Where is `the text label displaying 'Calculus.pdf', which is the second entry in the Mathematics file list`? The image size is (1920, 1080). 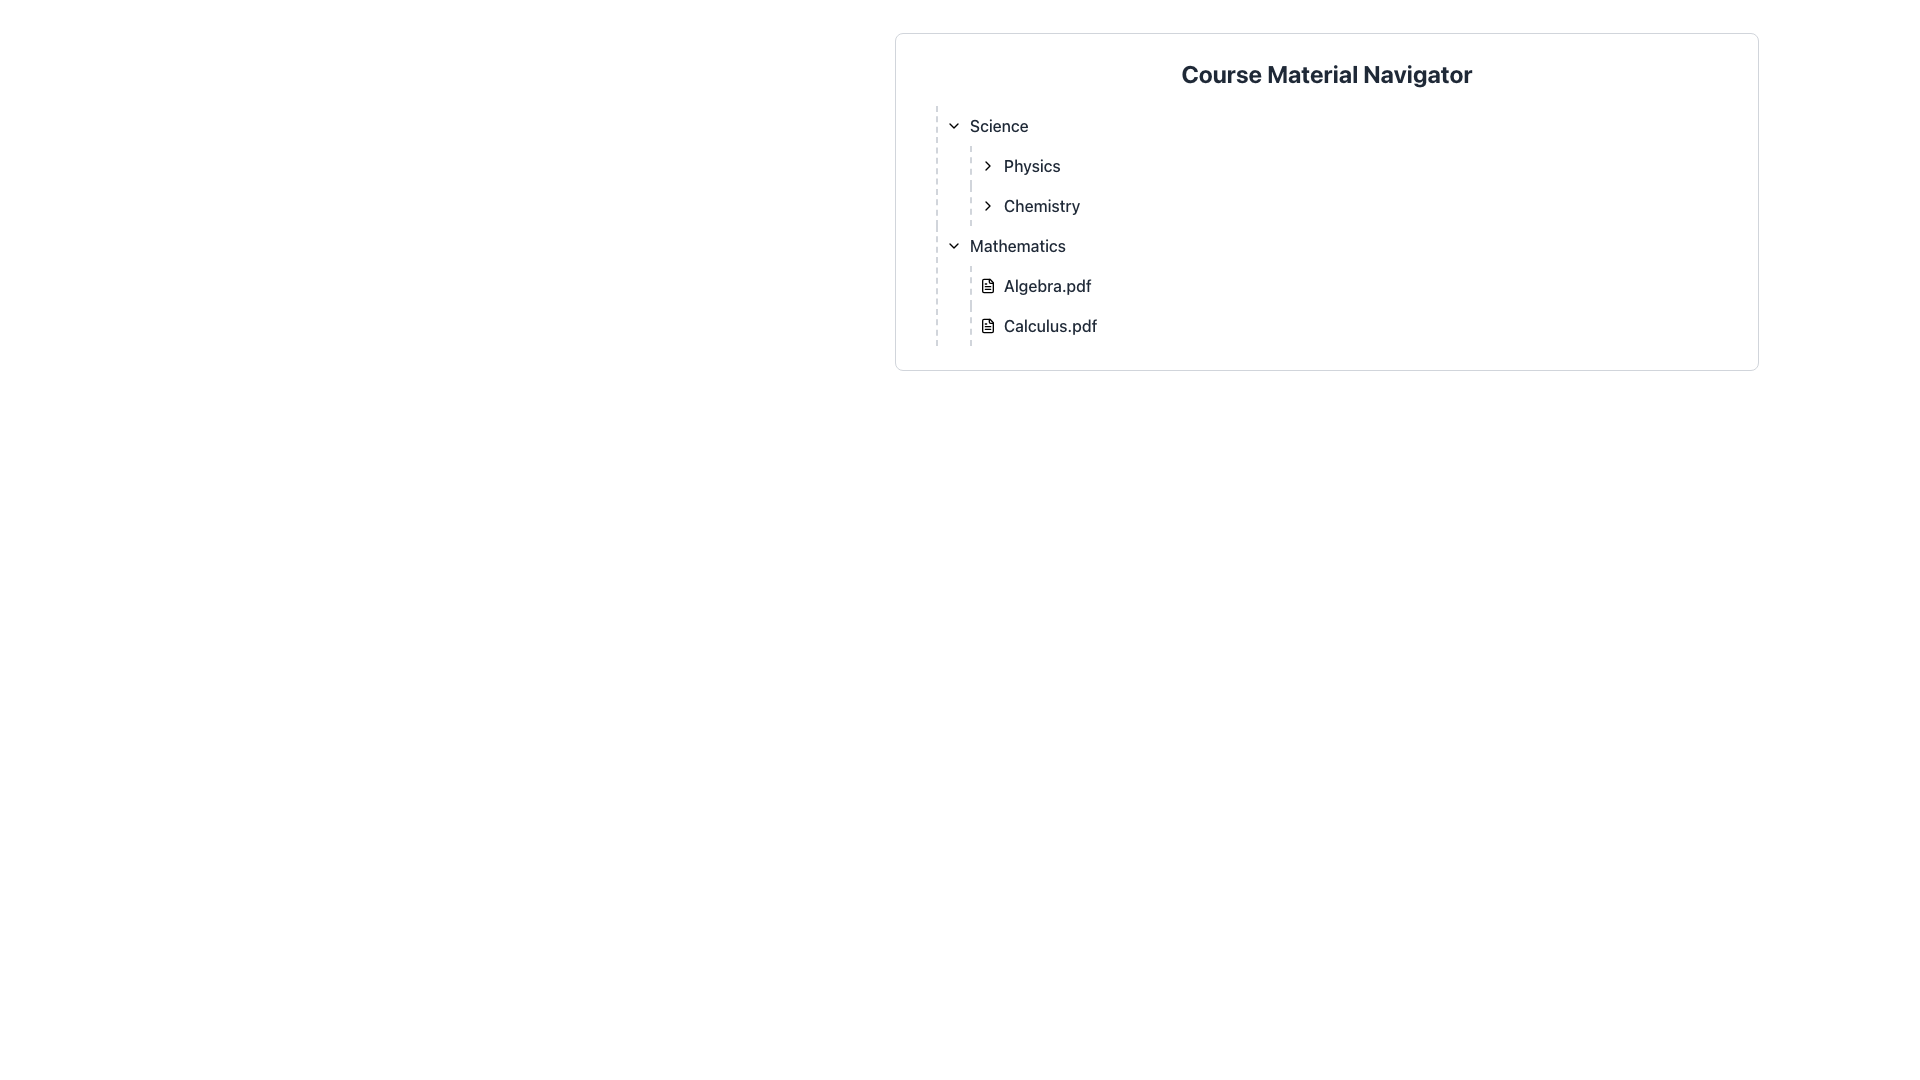
the text label displaying 'Calculus.pdf', which is the second entry in the Mathematics file list is located at coordinates (1049, 325).